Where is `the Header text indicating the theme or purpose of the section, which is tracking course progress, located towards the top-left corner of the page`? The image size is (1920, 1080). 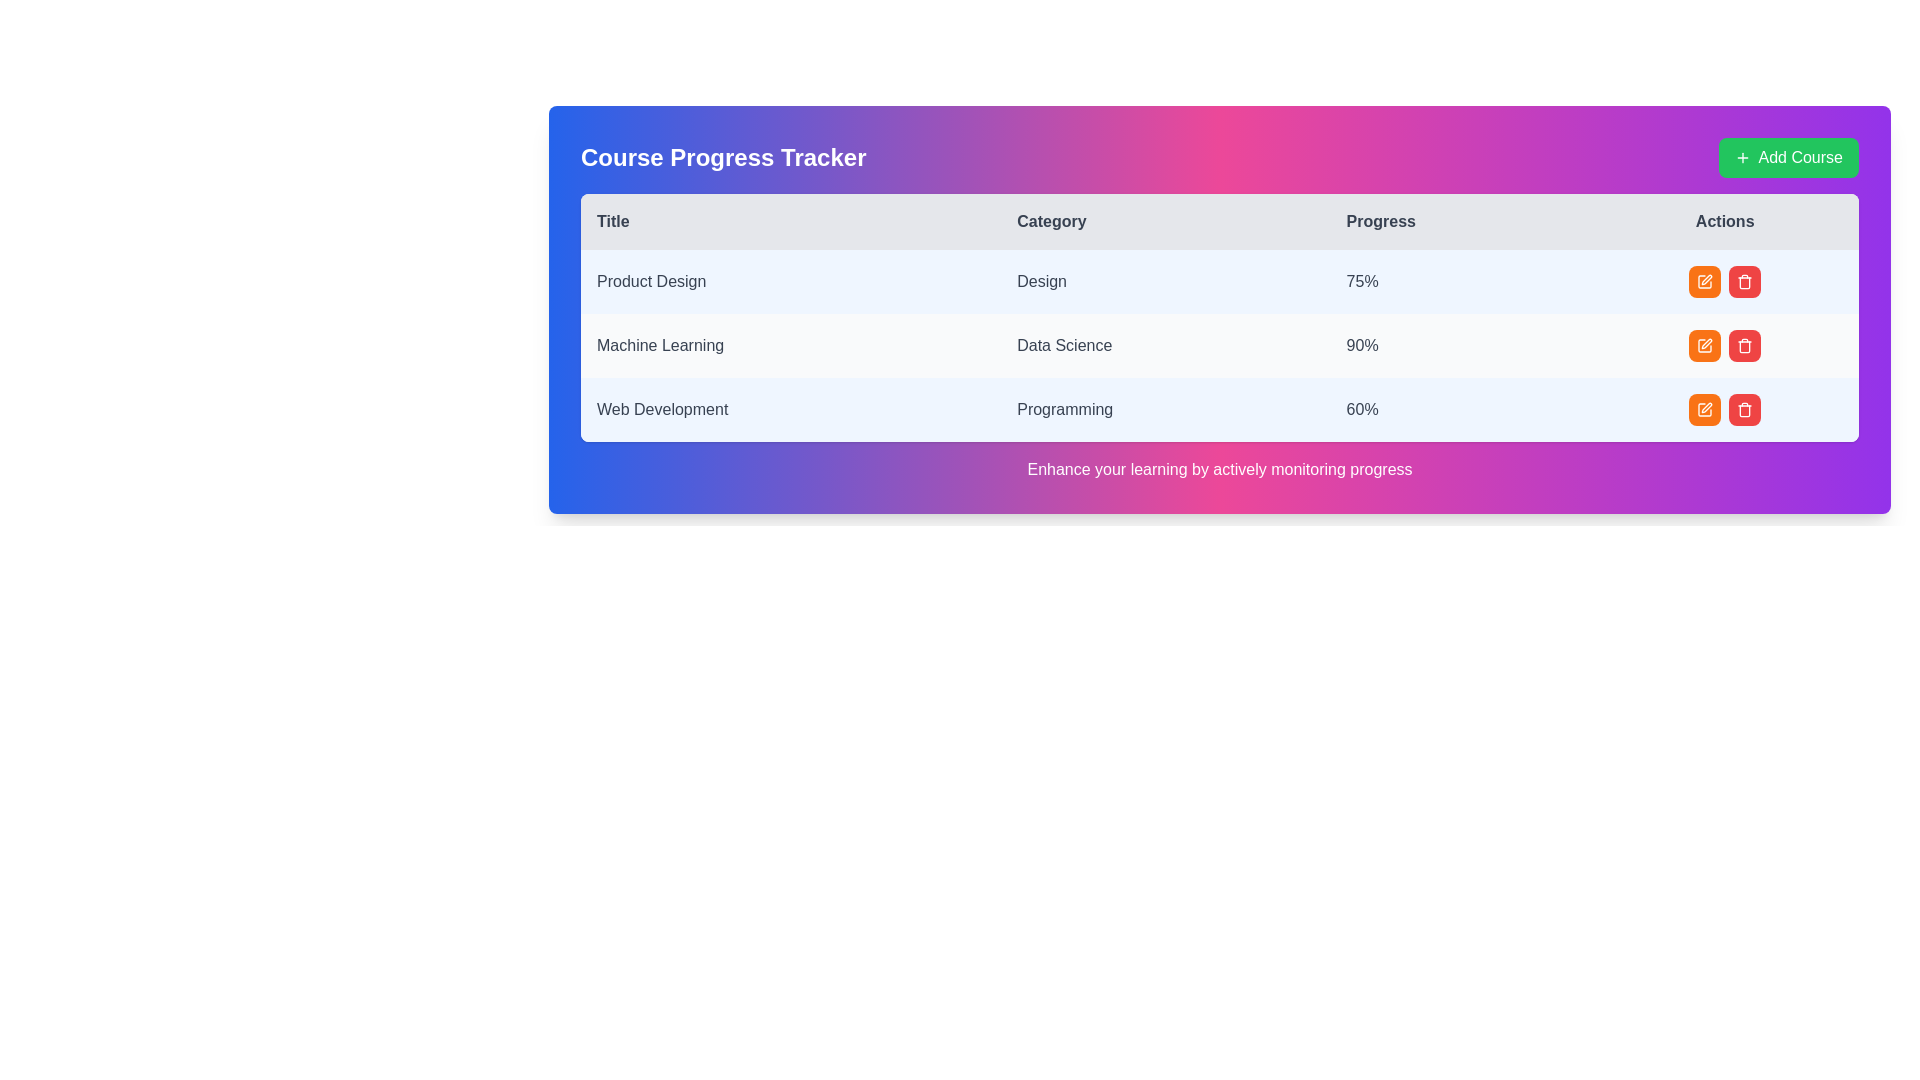 the Header text indicating the theme or purpose of the section, which is tracking course progress, located towards the top-left corner of the page is located at coordinates (722, 157).